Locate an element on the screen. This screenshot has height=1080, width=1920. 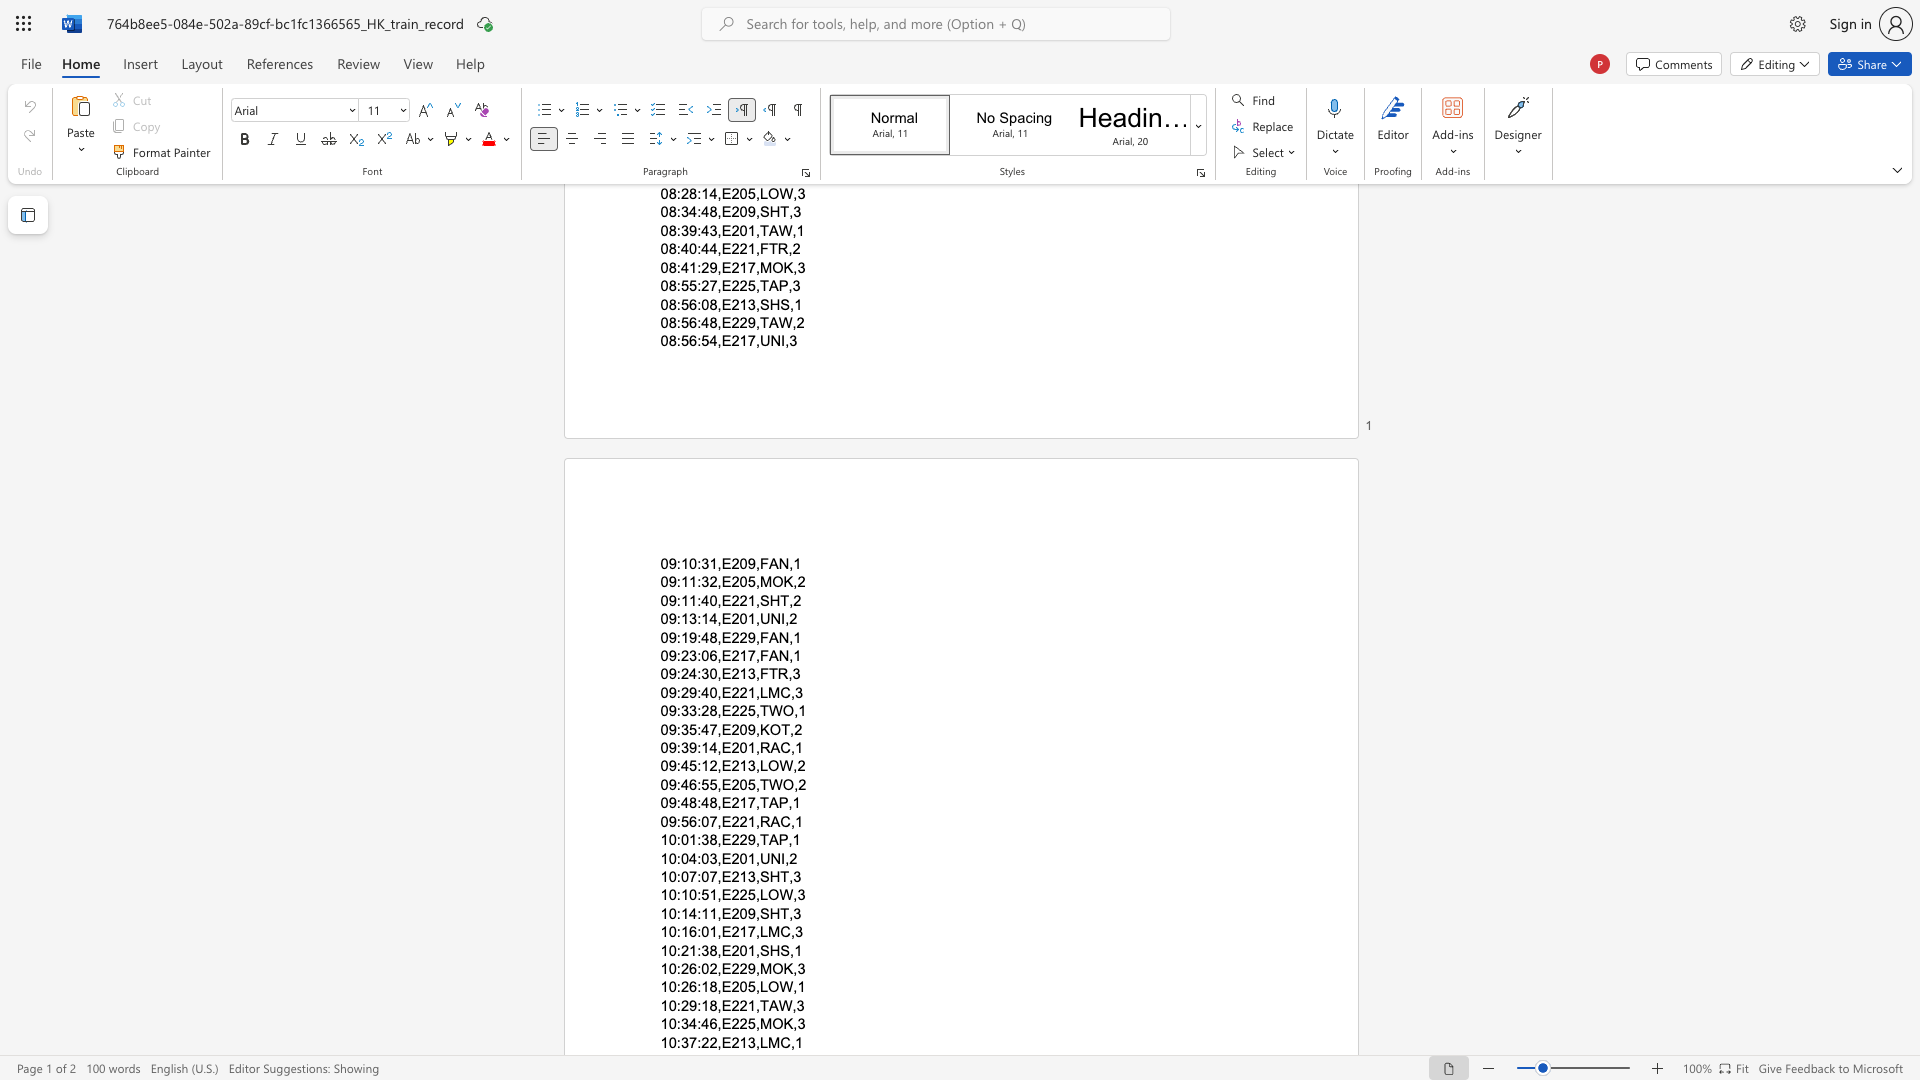
the subset text "7,E213,SHT,3" within the text "10:07:07,E213,SHT,3" is located at coordinates (709, 875).